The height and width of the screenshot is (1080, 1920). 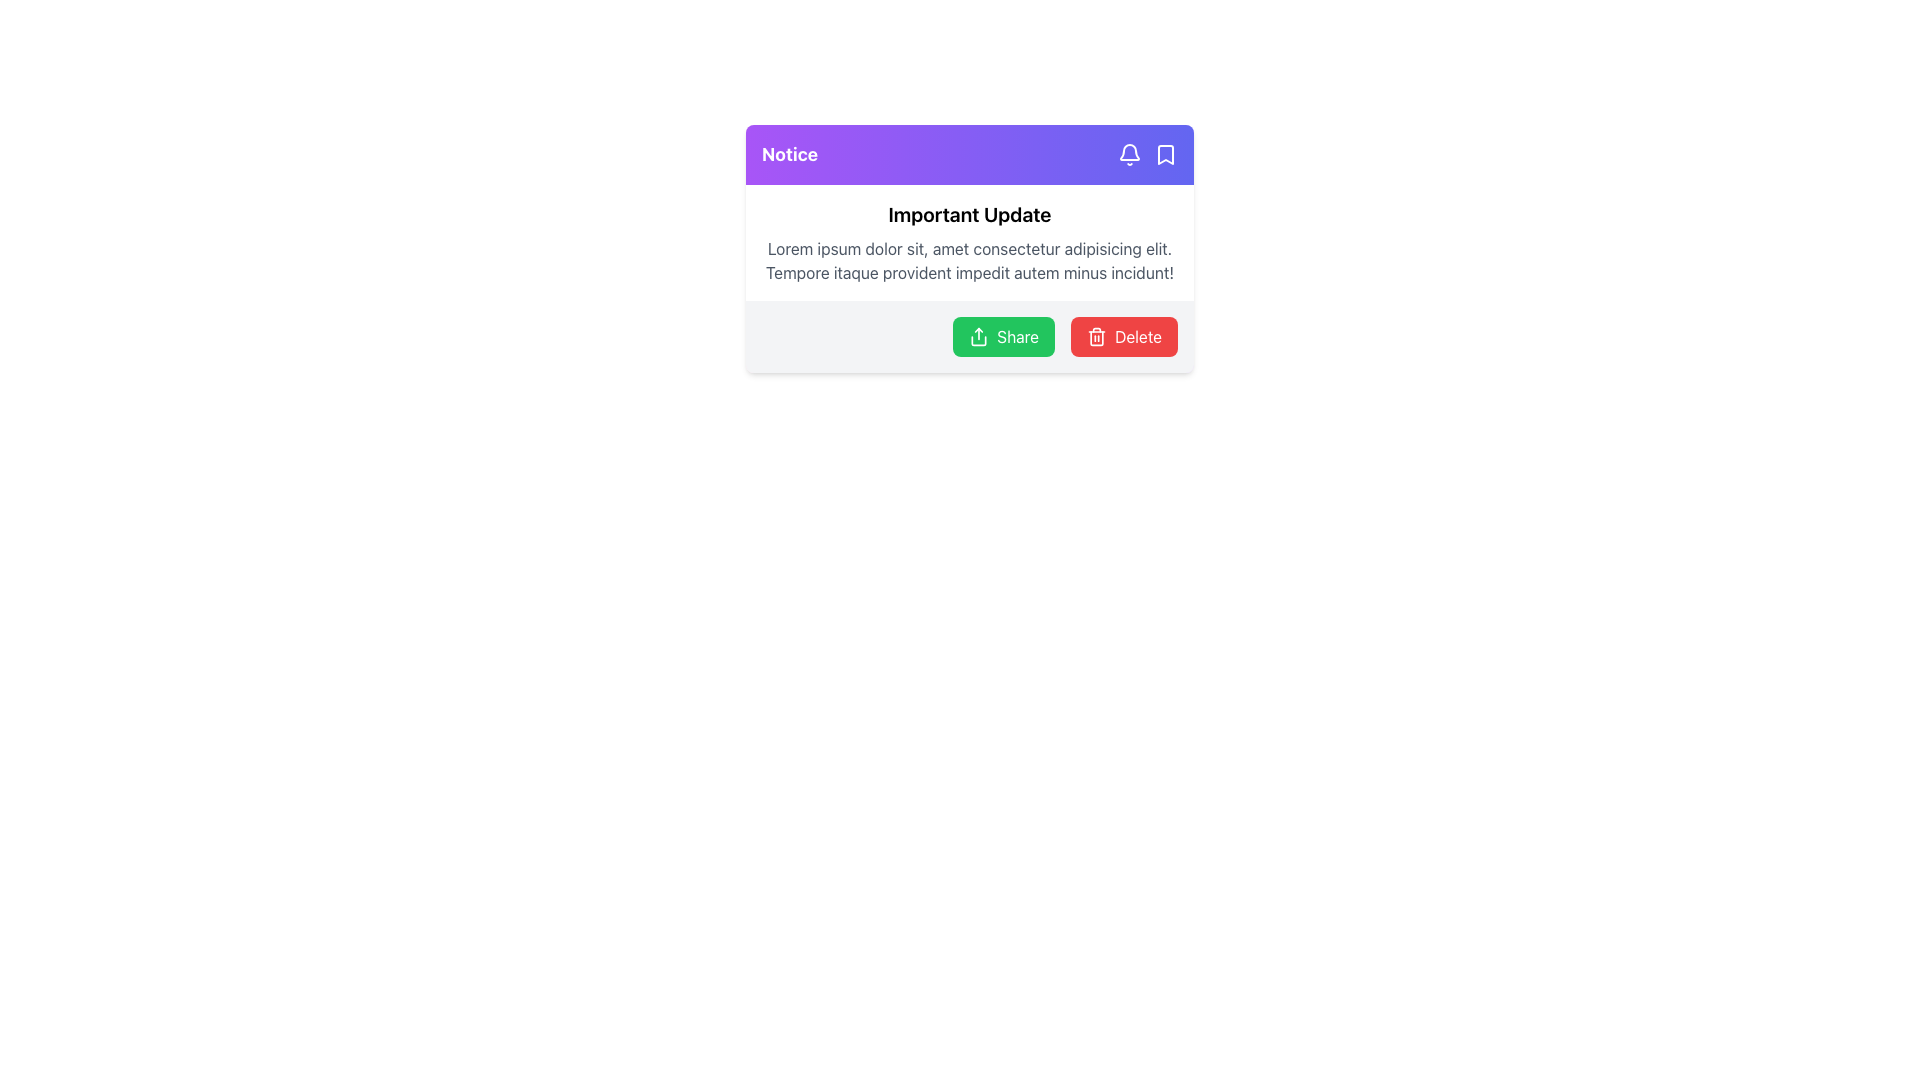 I want to click on header text that serves as a title and is positioned above the paragraph text and below the purple title bar labeled 'Notice', so click(x=969, y=215).